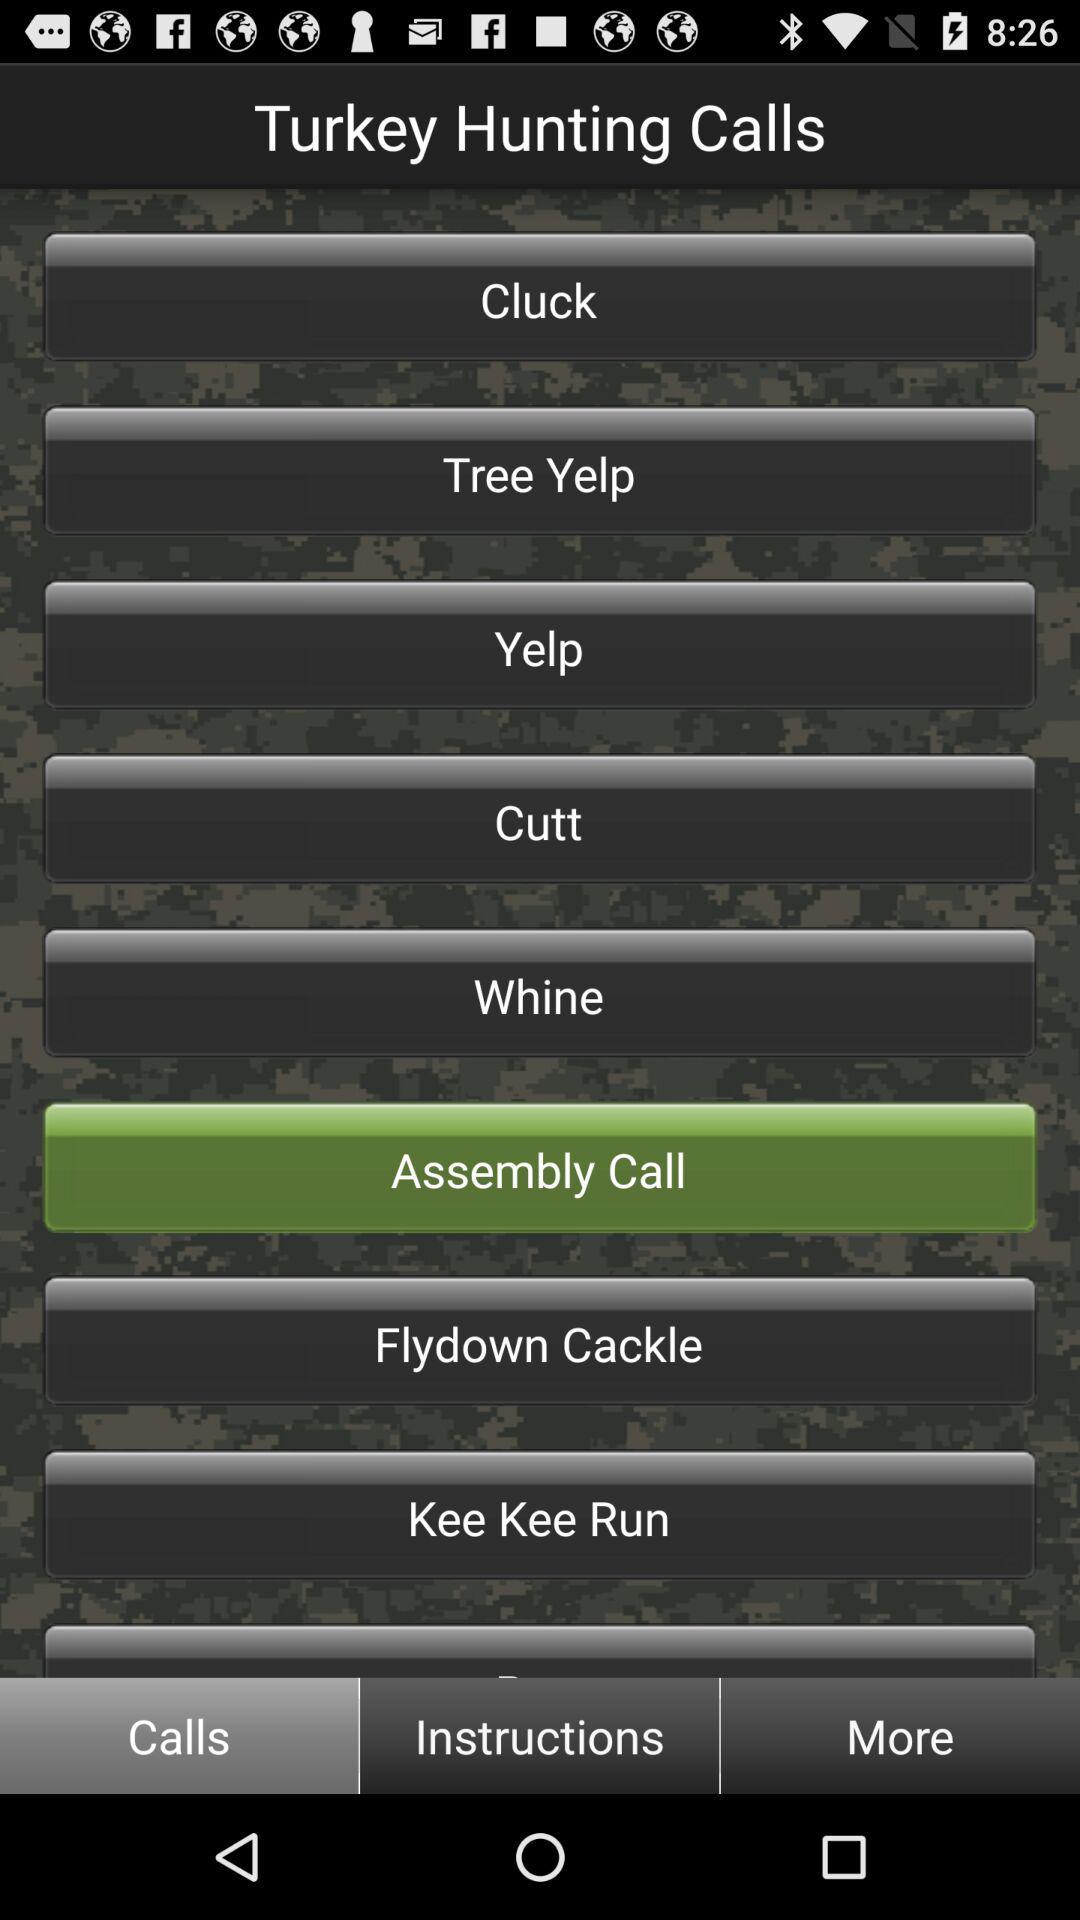 This screenshot has height=1920, width=1080. What do you see at coordinates (540, 1340) in the screenshot?
I see `item below assembly call` at bounding box center [540, 1340].